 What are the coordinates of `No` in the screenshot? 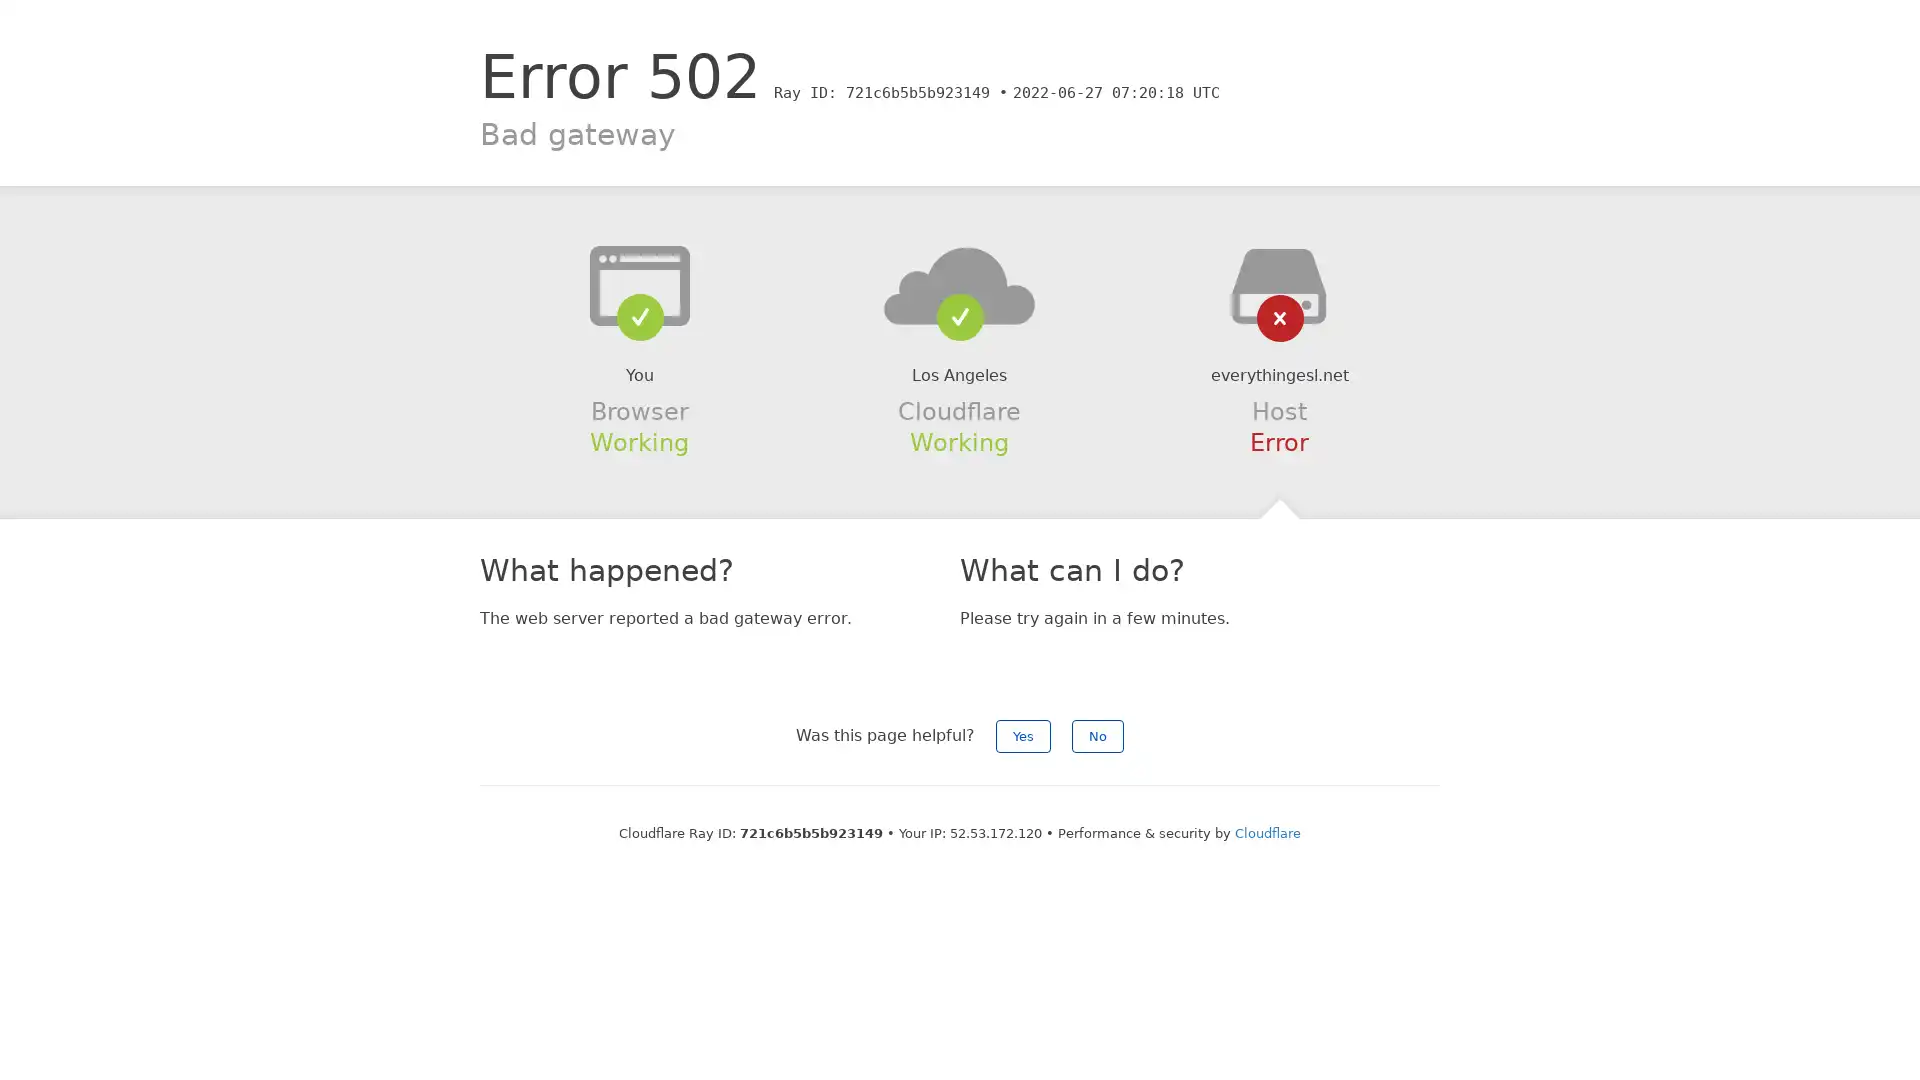 It's located at (1097, 736).